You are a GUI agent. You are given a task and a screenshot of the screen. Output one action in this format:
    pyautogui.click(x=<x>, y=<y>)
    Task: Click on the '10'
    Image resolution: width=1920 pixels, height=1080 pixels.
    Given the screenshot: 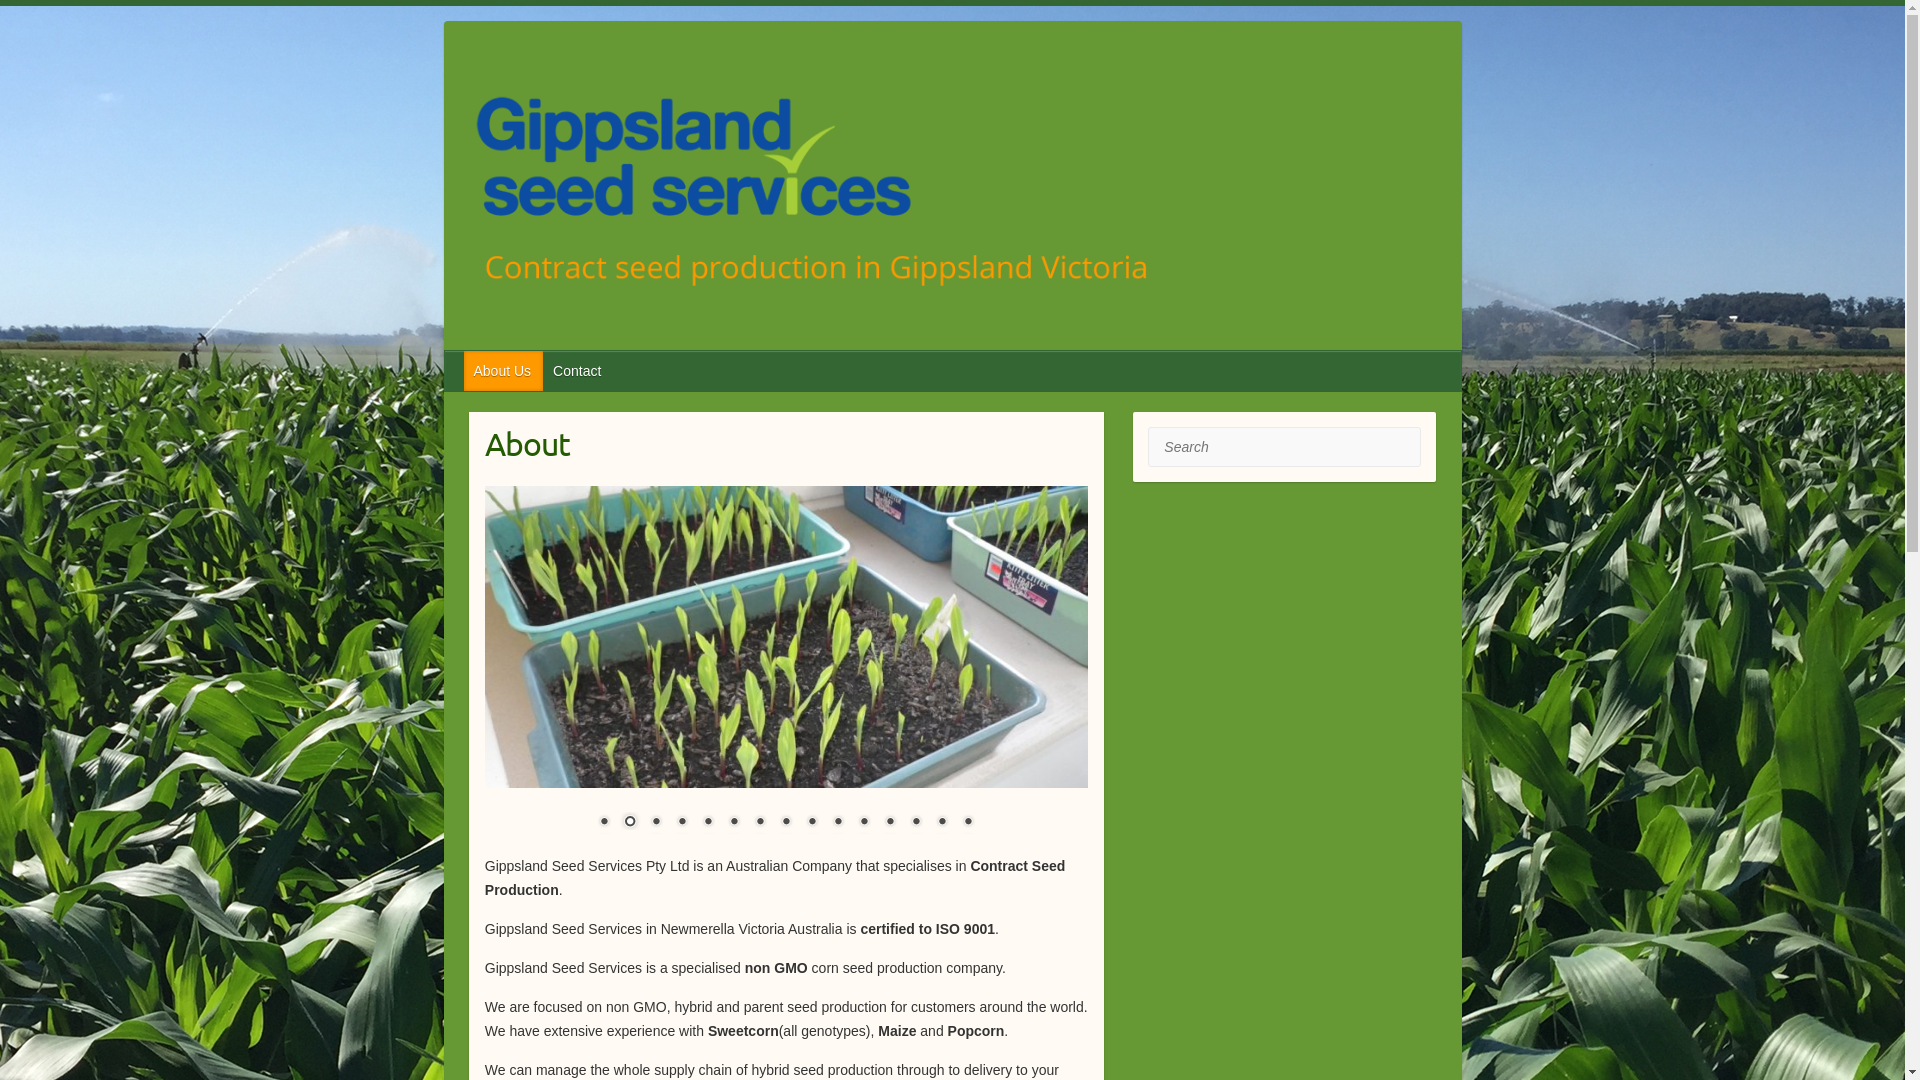 What is the action you would take?
    pyautogui.click(x=838, y=822)
    